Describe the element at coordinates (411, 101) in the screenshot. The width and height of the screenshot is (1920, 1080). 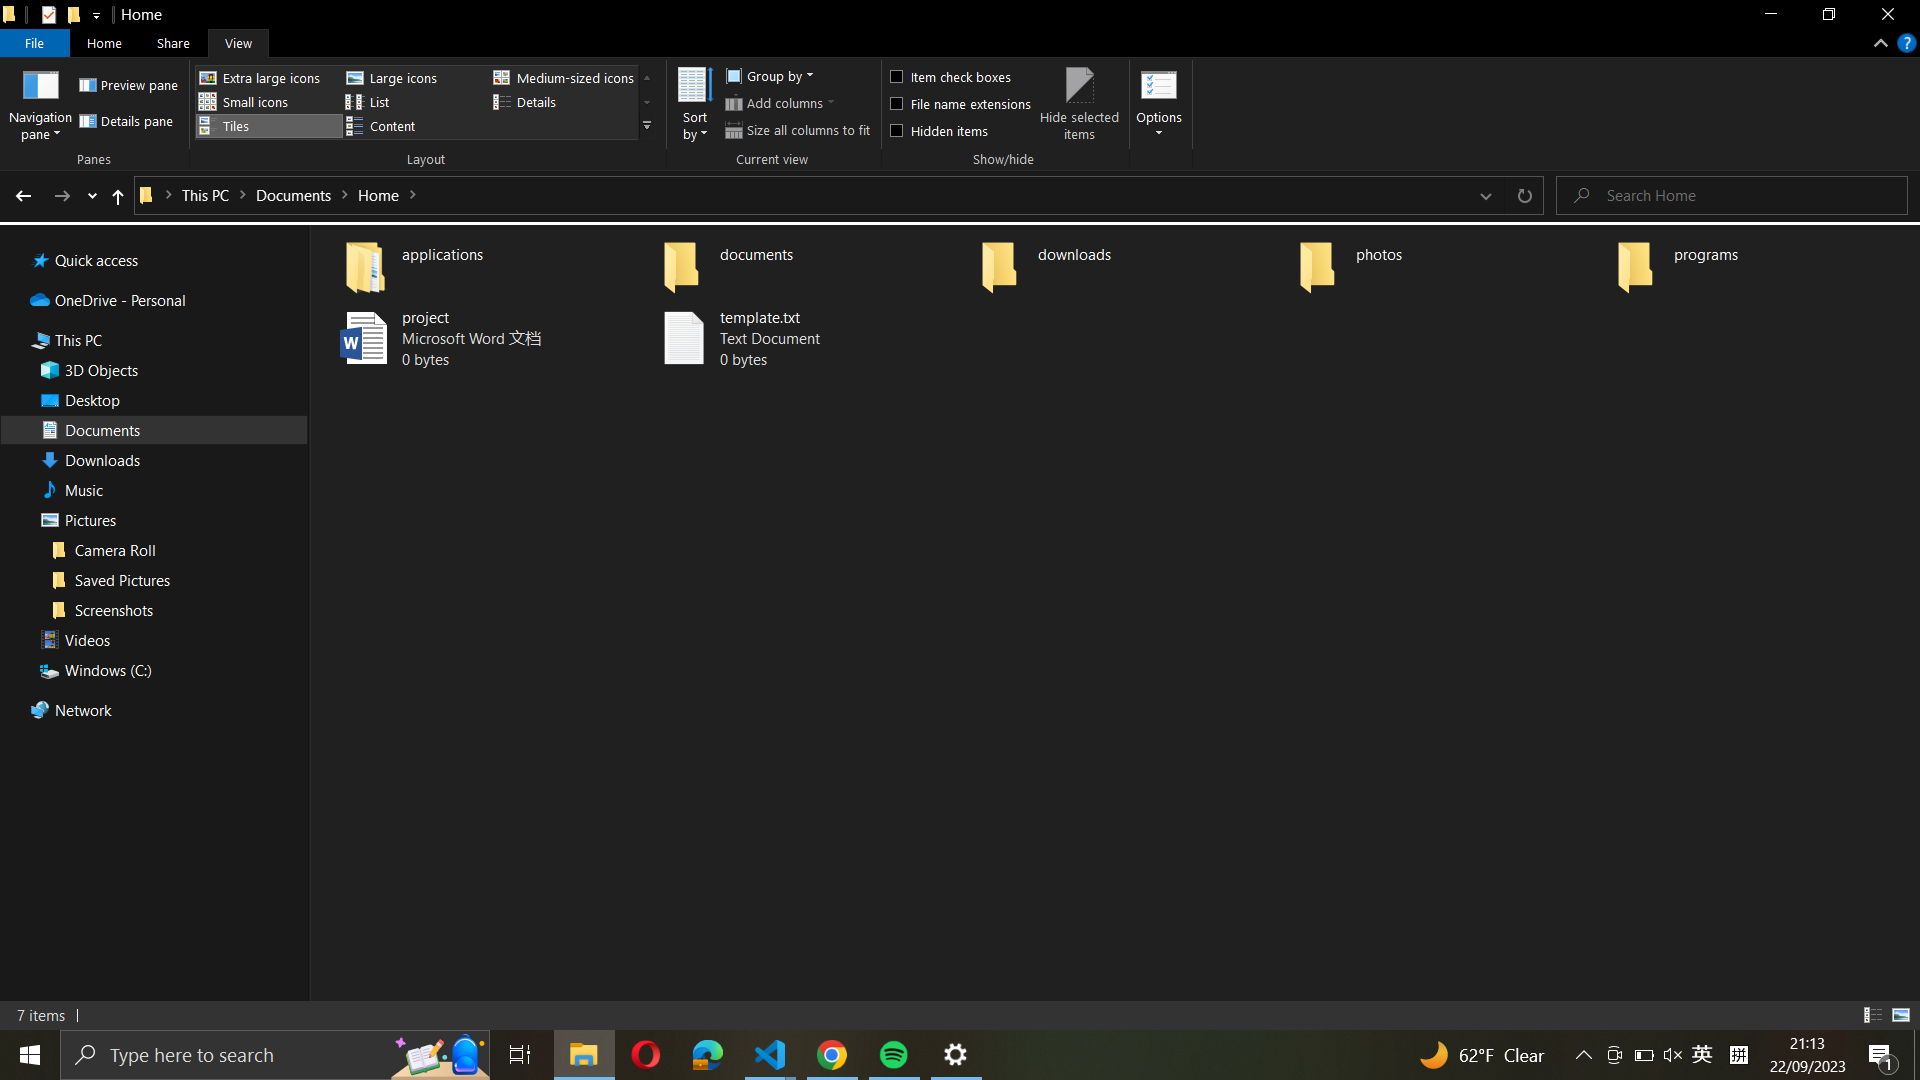
I see `Turn the folder view into listing format` at that location.